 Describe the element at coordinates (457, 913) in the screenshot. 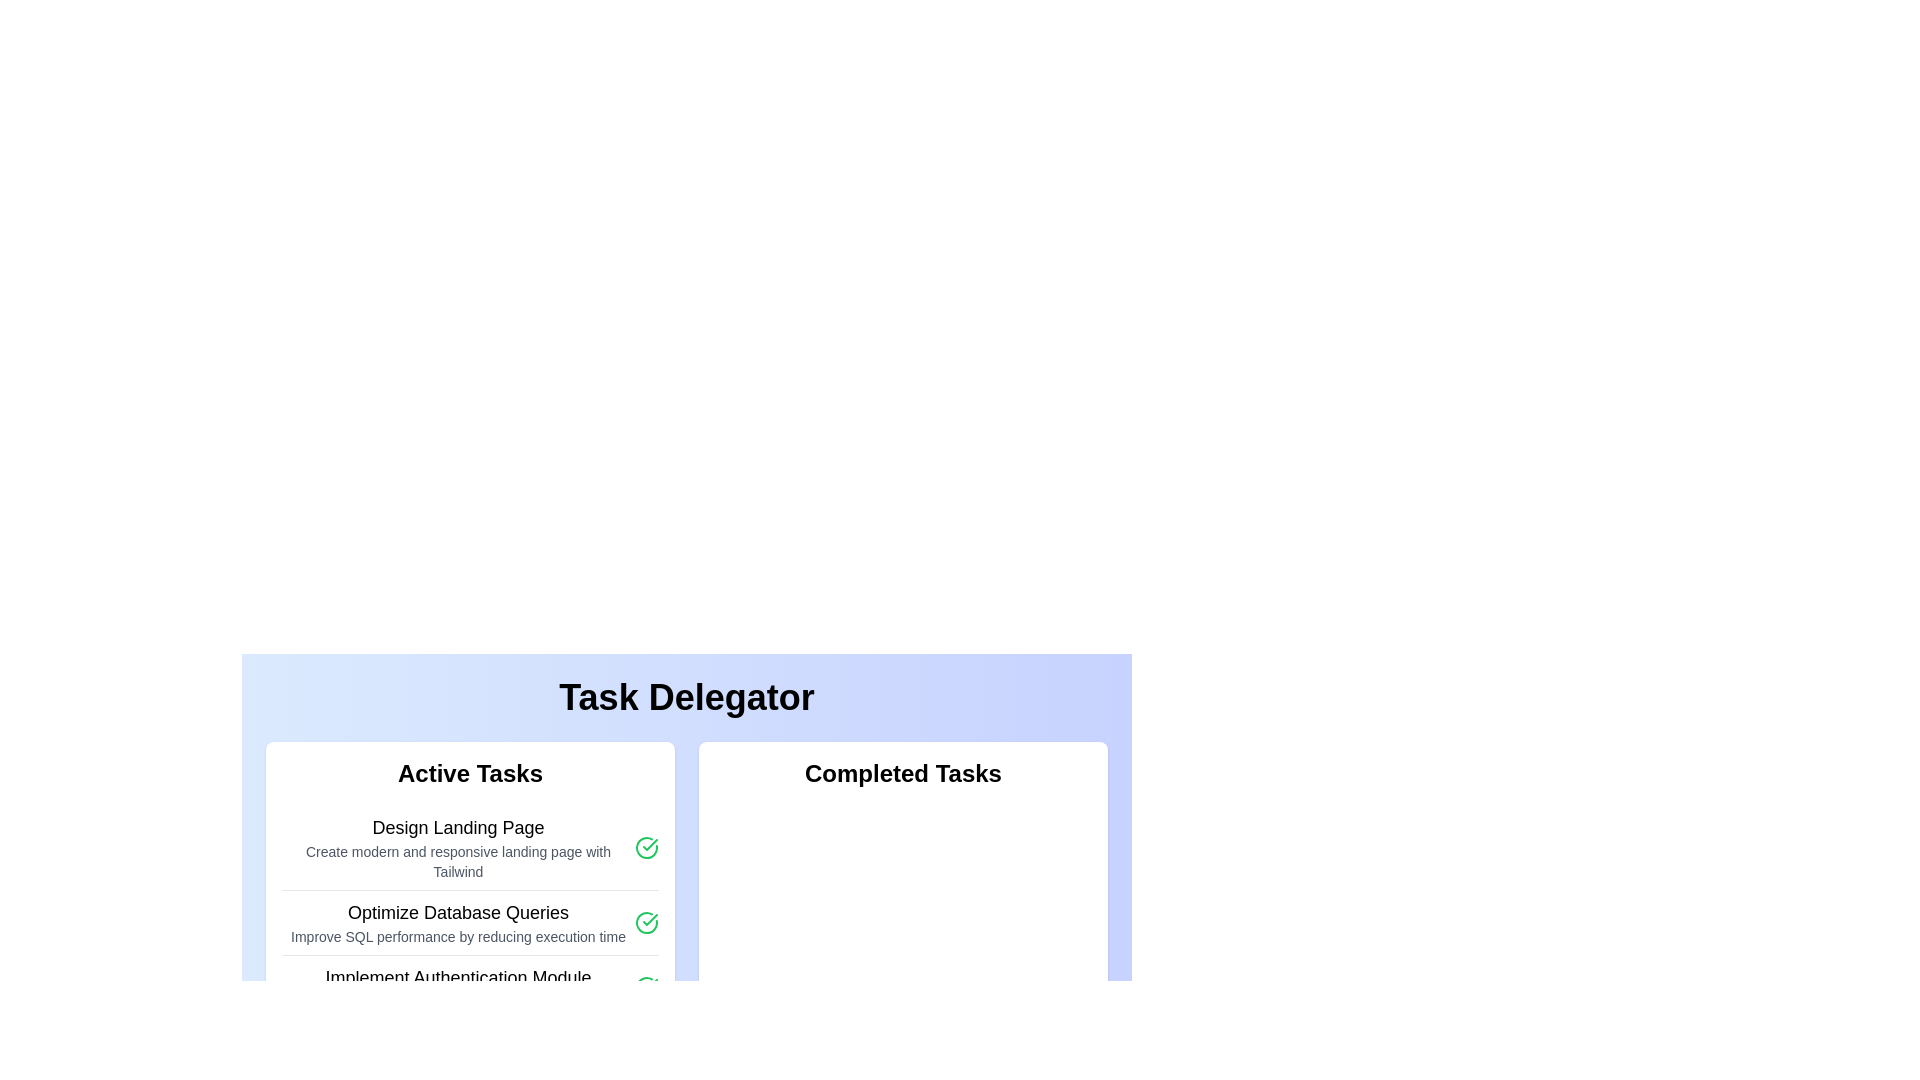

I see `title of the task located in the 'Active Tasks' section, which is the second task in the vertical list, providing a concise description of the task` at that location.